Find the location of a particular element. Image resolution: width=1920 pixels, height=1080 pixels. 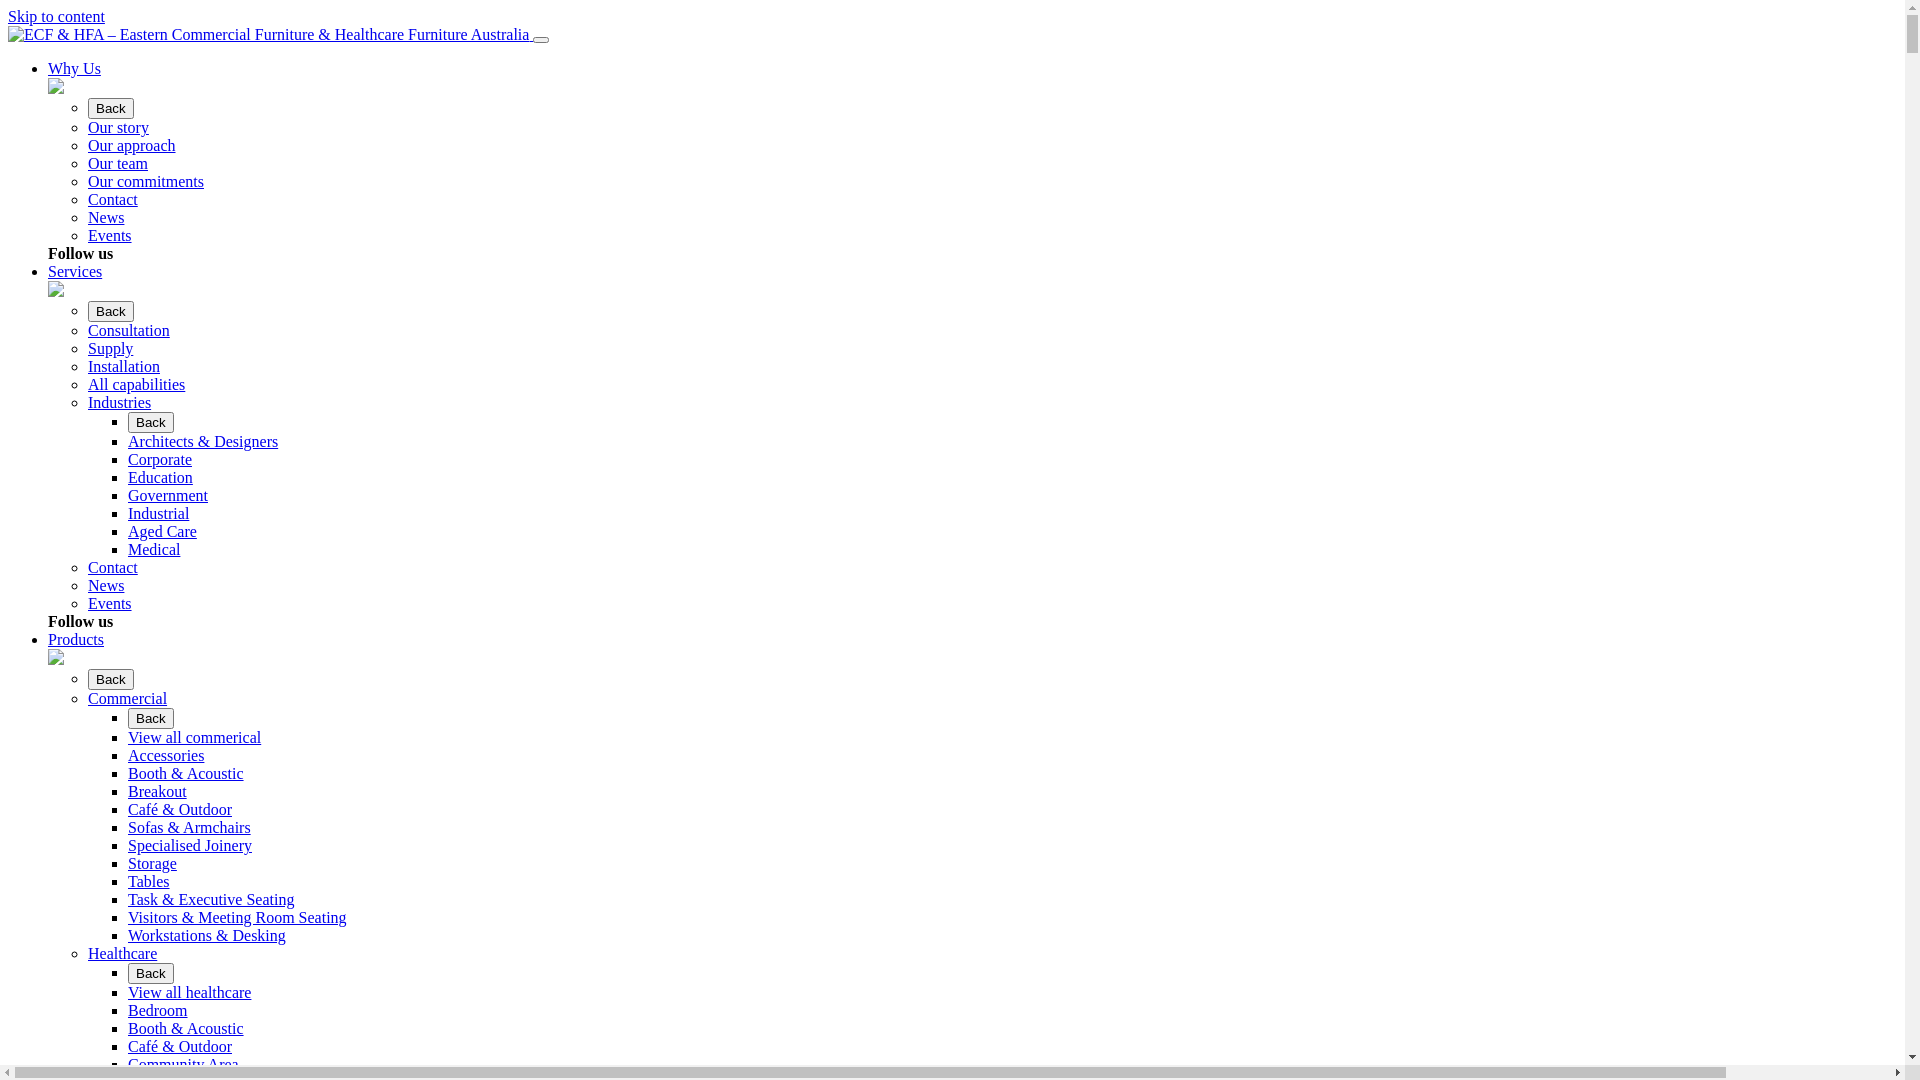

'Products' is located at coordinates (76, 639).